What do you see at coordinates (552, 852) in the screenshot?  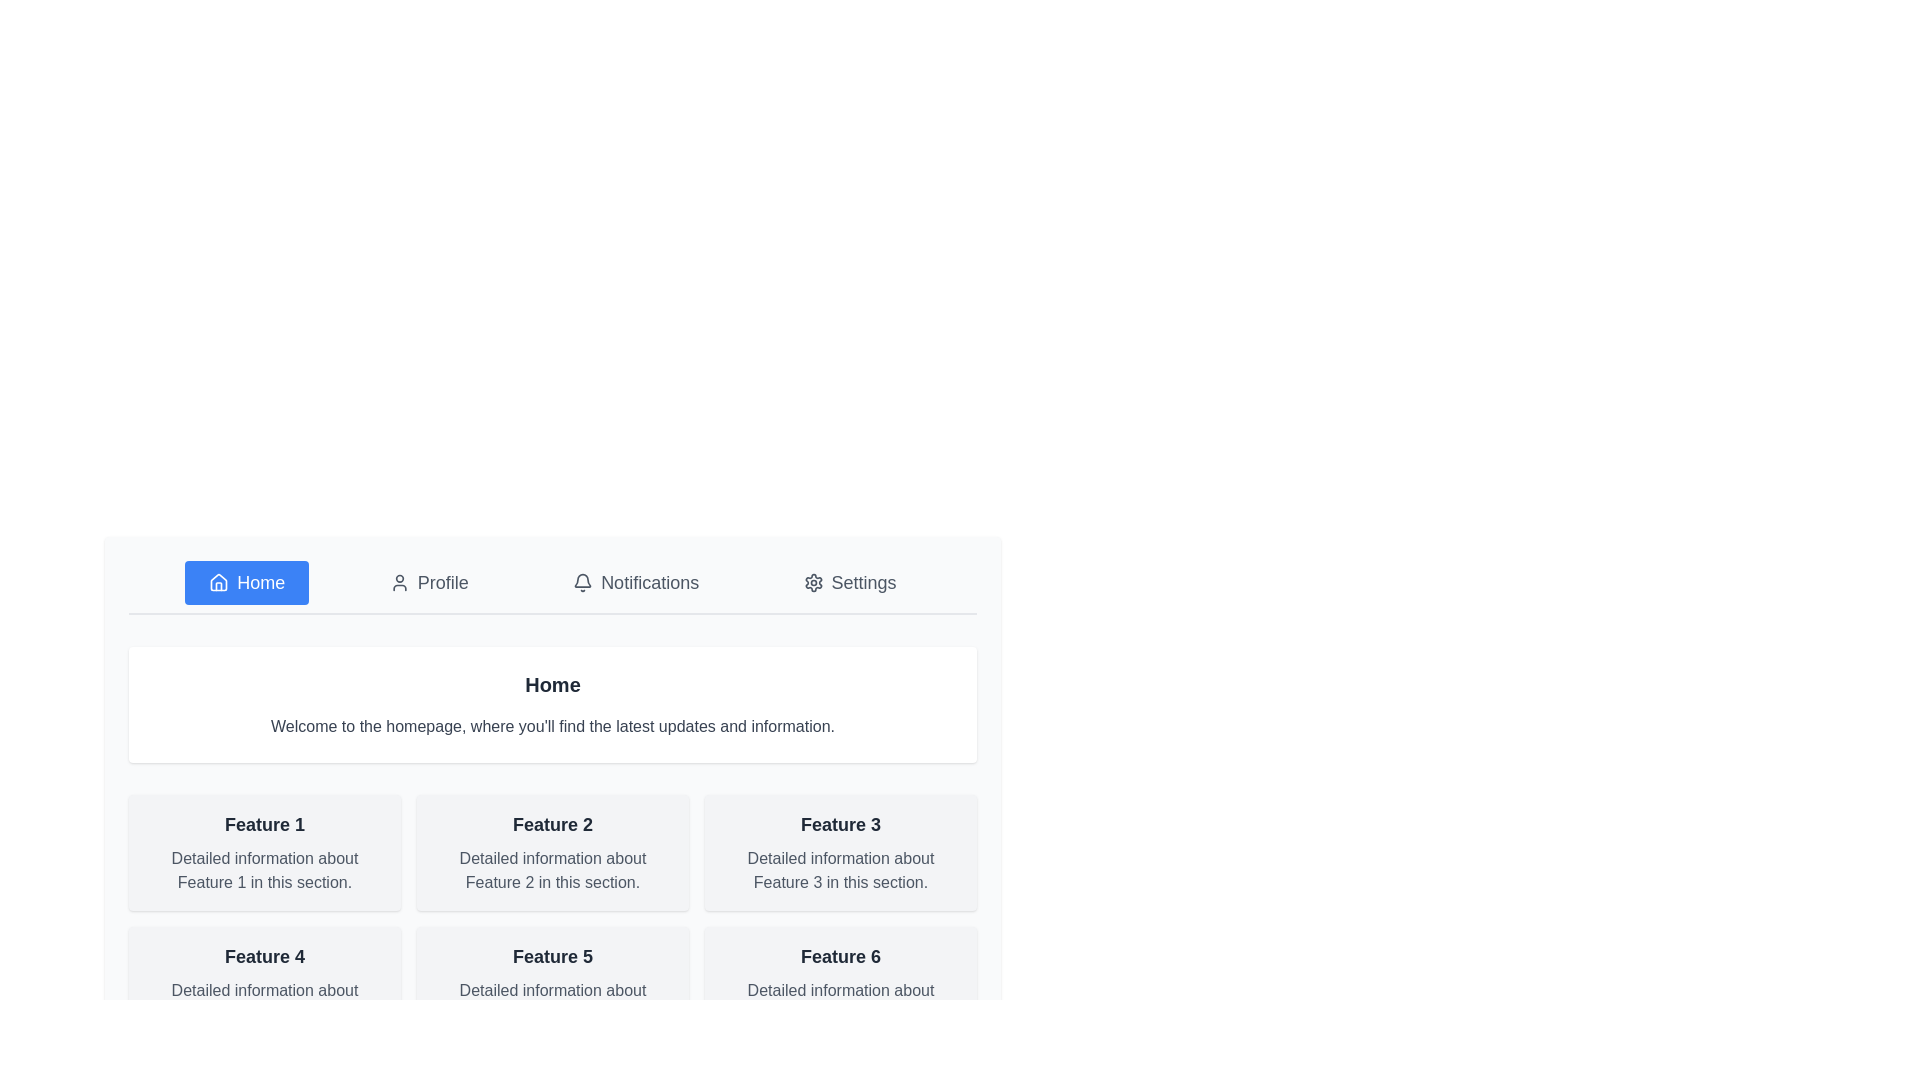 I see `the informational card labeled 'Feature 2', which is the second card in the top row of a grid layout` at bounding box center [552, 852].